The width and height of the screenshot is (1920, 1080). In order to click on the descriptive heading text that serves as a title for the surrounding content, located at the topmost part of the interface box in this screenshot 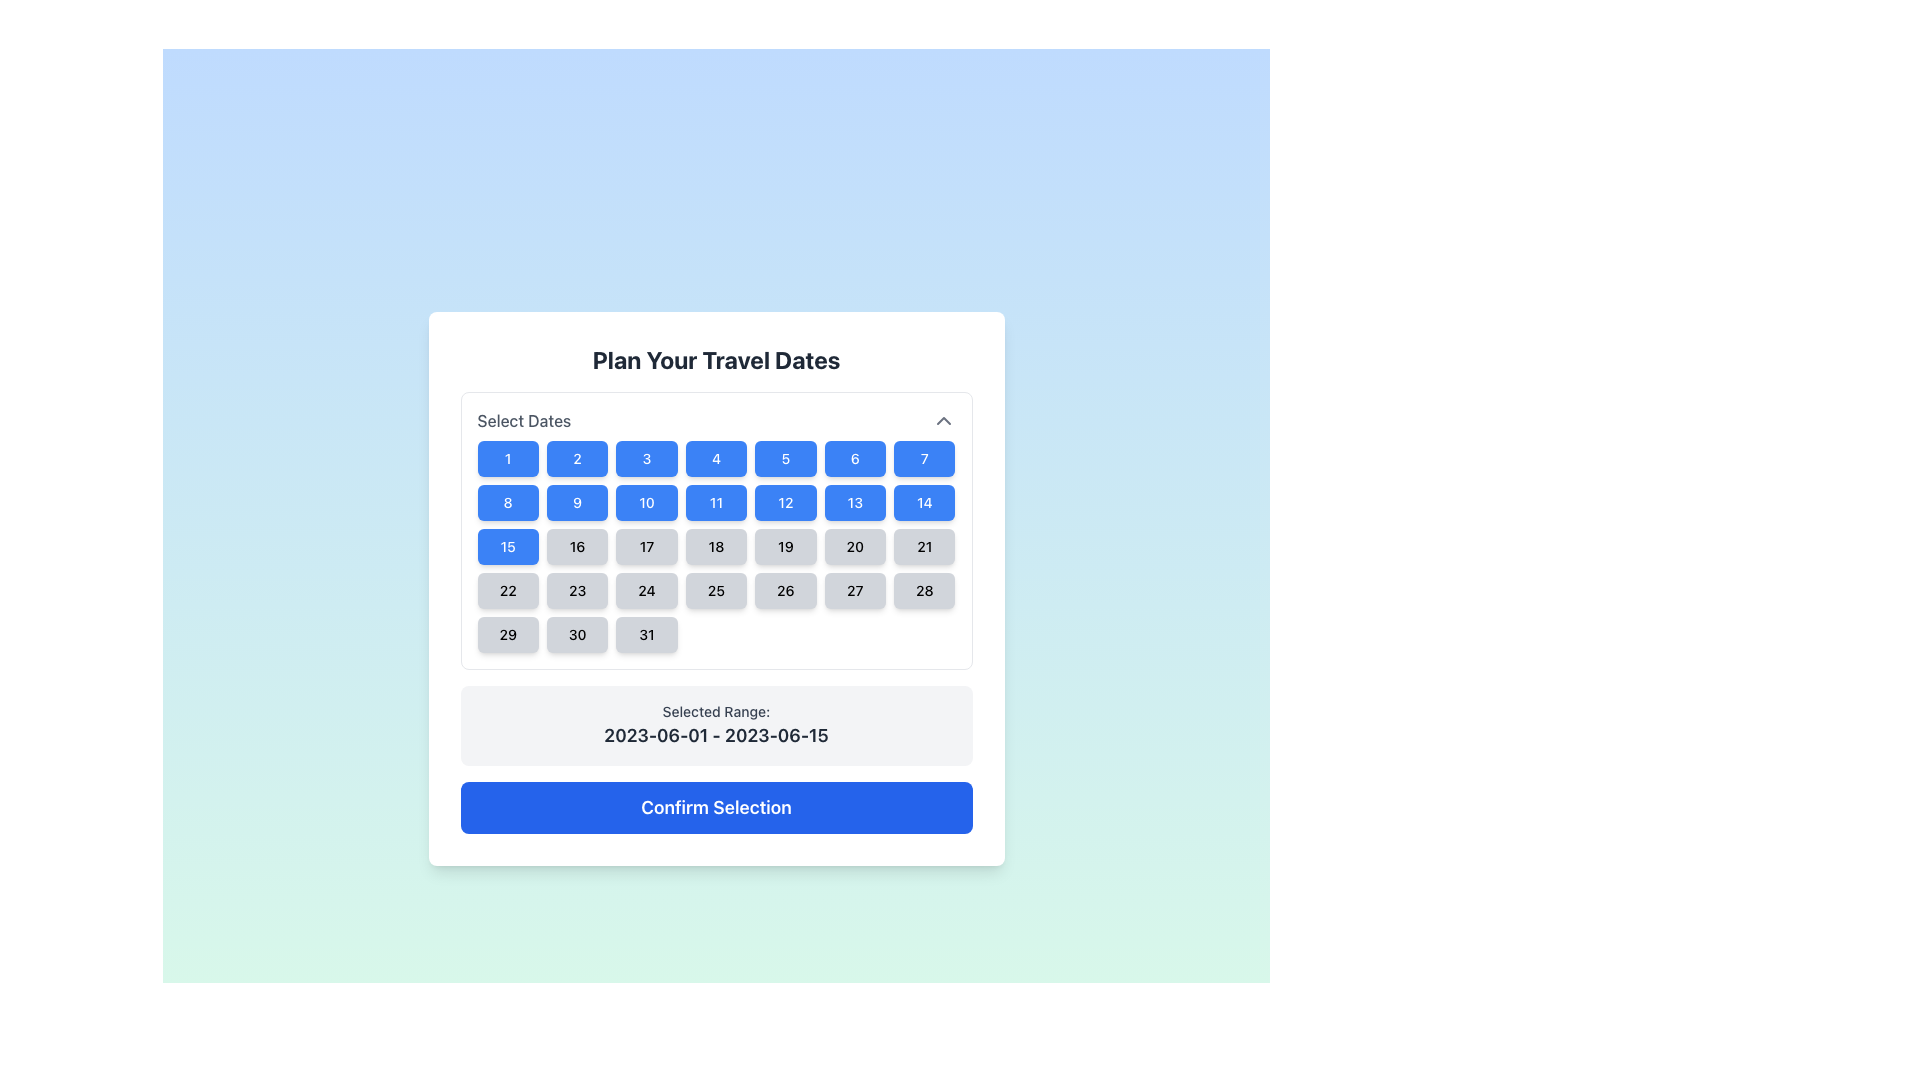, I will do `click(716, 358)`.